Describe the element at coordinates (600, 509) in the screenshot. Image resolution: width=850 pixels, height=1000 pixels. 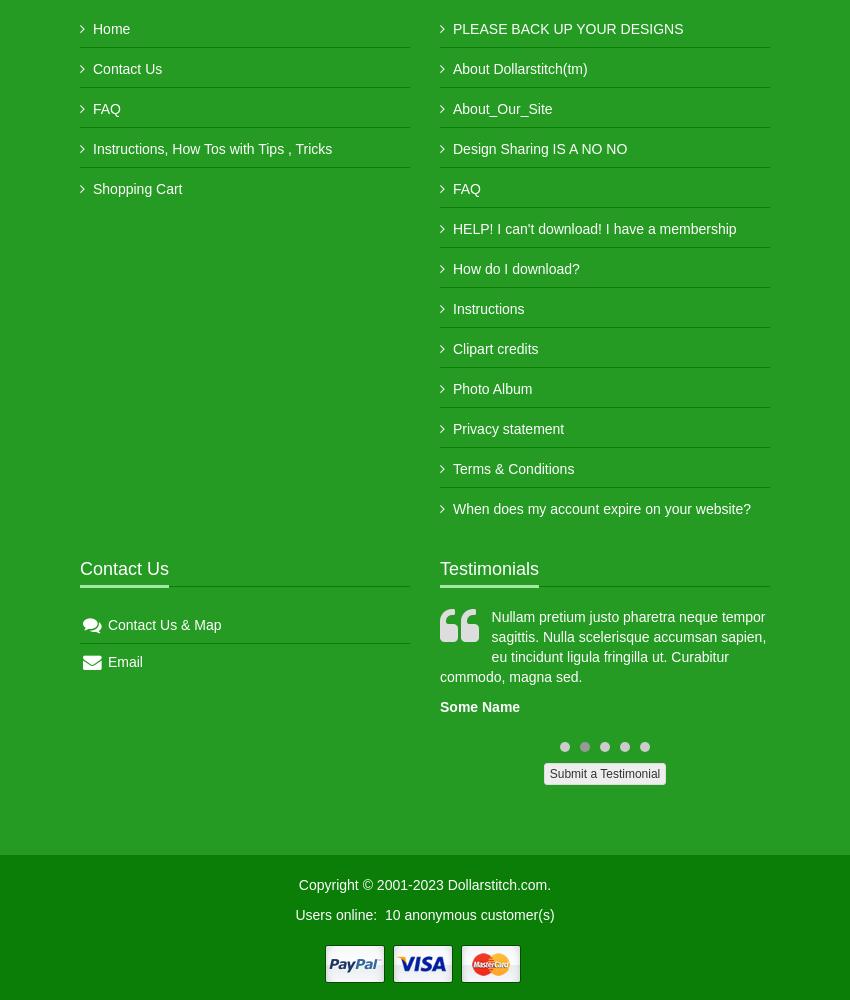
I see `'When does my account expire on your website?'` at that location.